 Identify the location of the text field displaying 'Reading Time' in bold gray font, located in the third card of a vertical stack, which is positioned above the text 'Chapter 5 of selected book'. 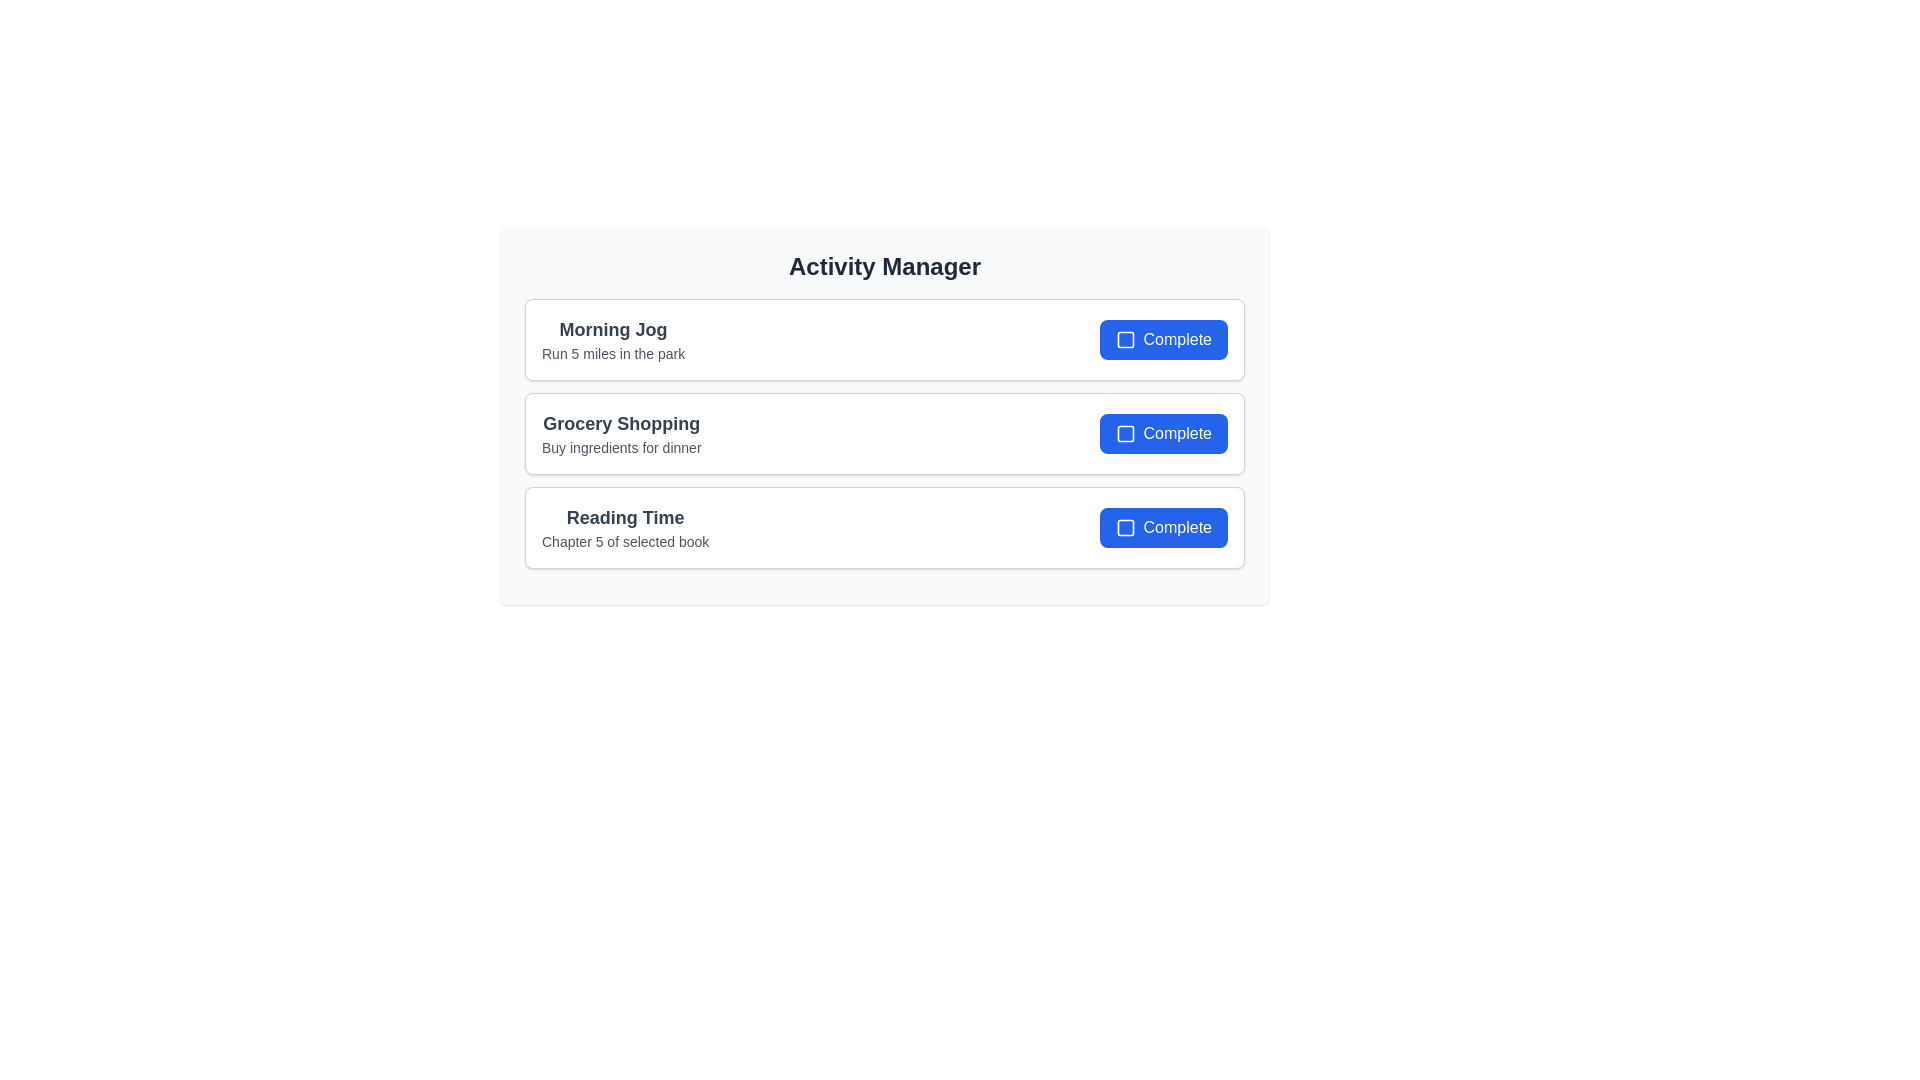
(624, 516).